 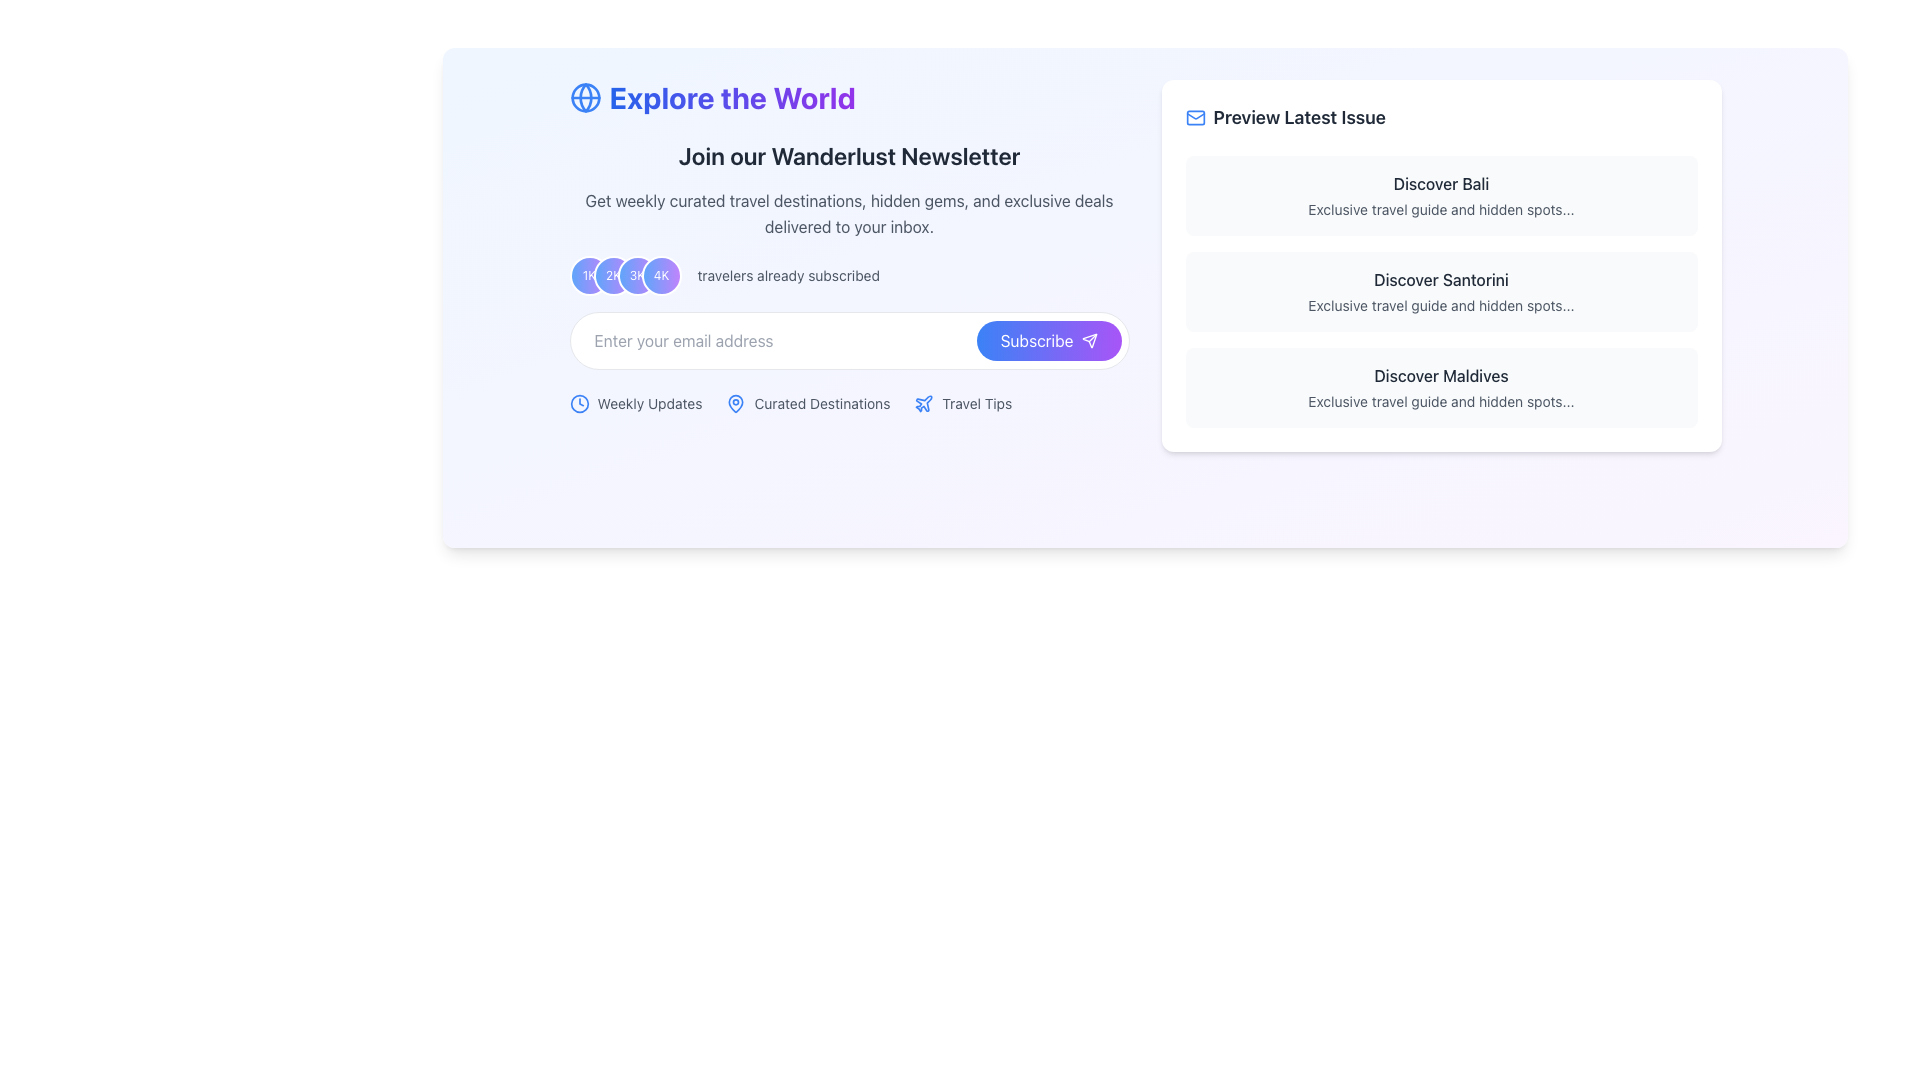 What do you see at coordinates (634, 404) in the screenshot?
I see `the 'Weekly Updates' label, which features a blue clock icon and gray text, positioned as the first item in a horizontal sequence of three items` at bounding box center [634, 404].